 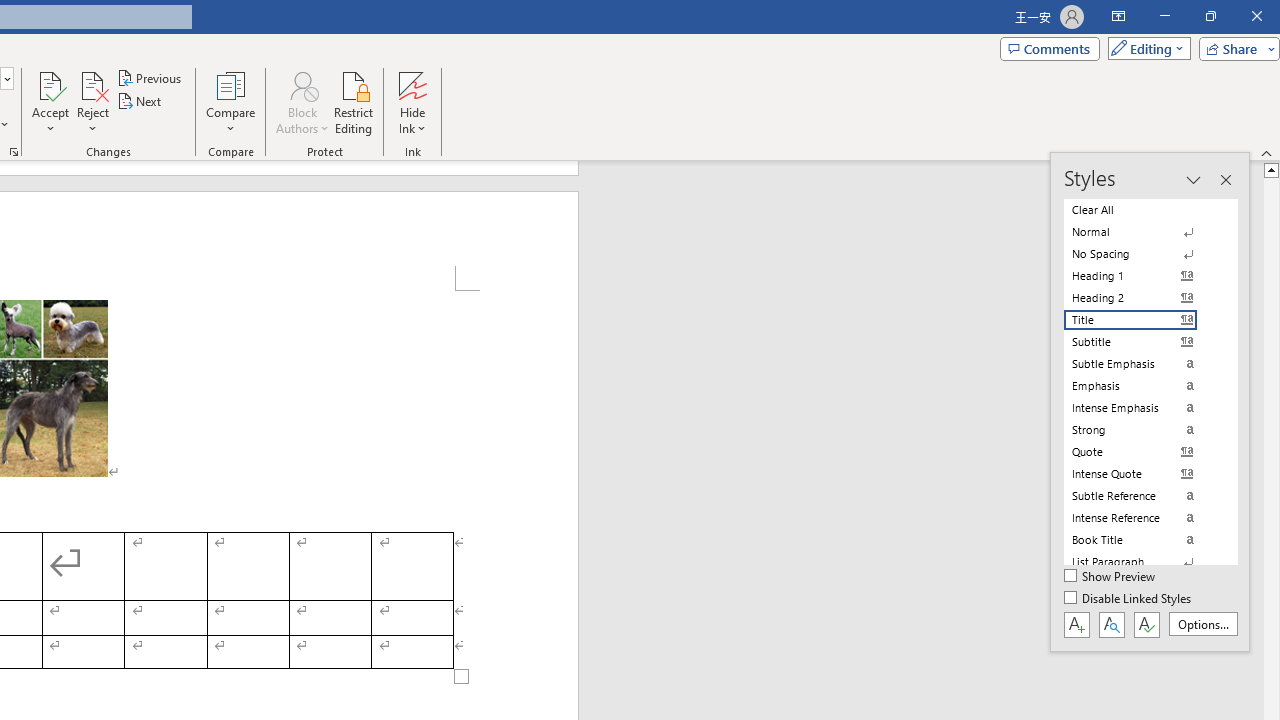 What do you see at coordinates (139, 101) in the screenshot?
I see `'Next'` at bounding box center [139, 101].